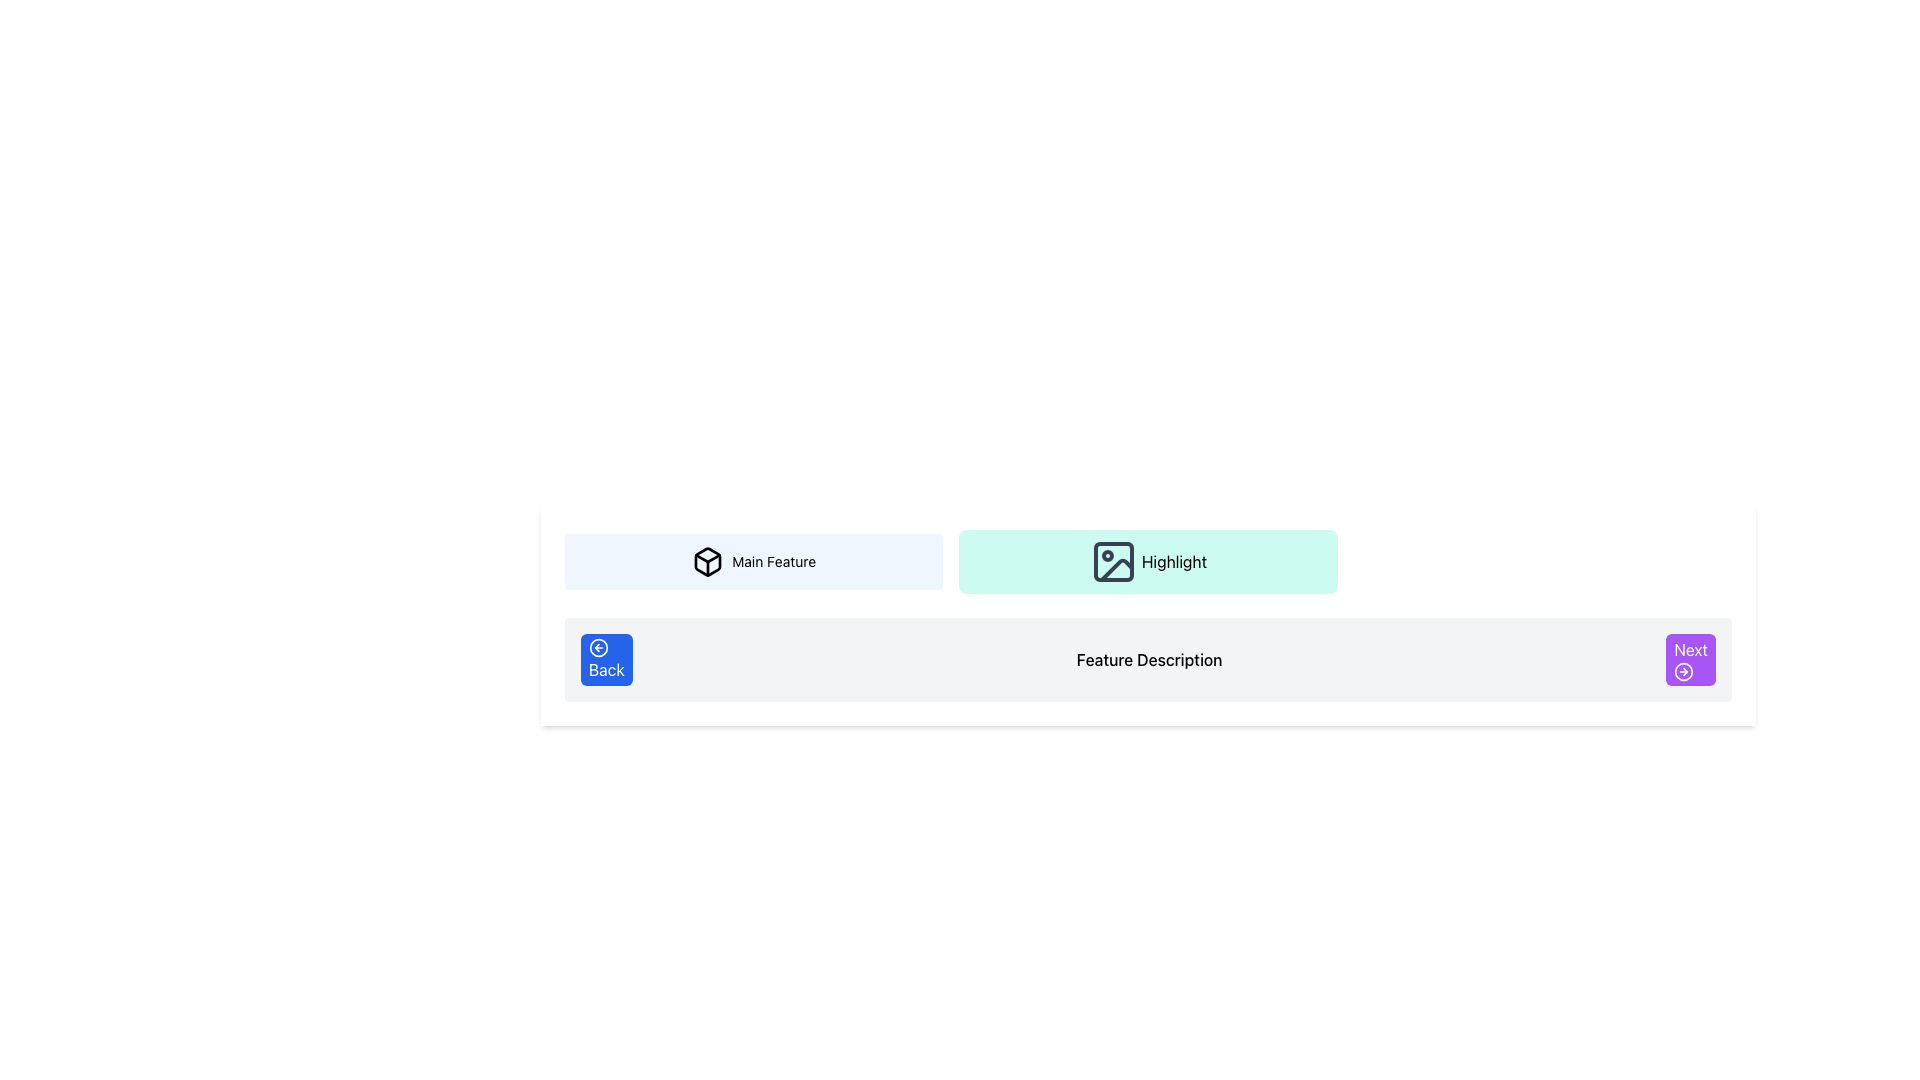 The height and width of the screenshot is (1080, 1920). I want to click on the 'Highlight' button, which is a teal-colored button located at the top-right section of the interface, so click(1112, 562).